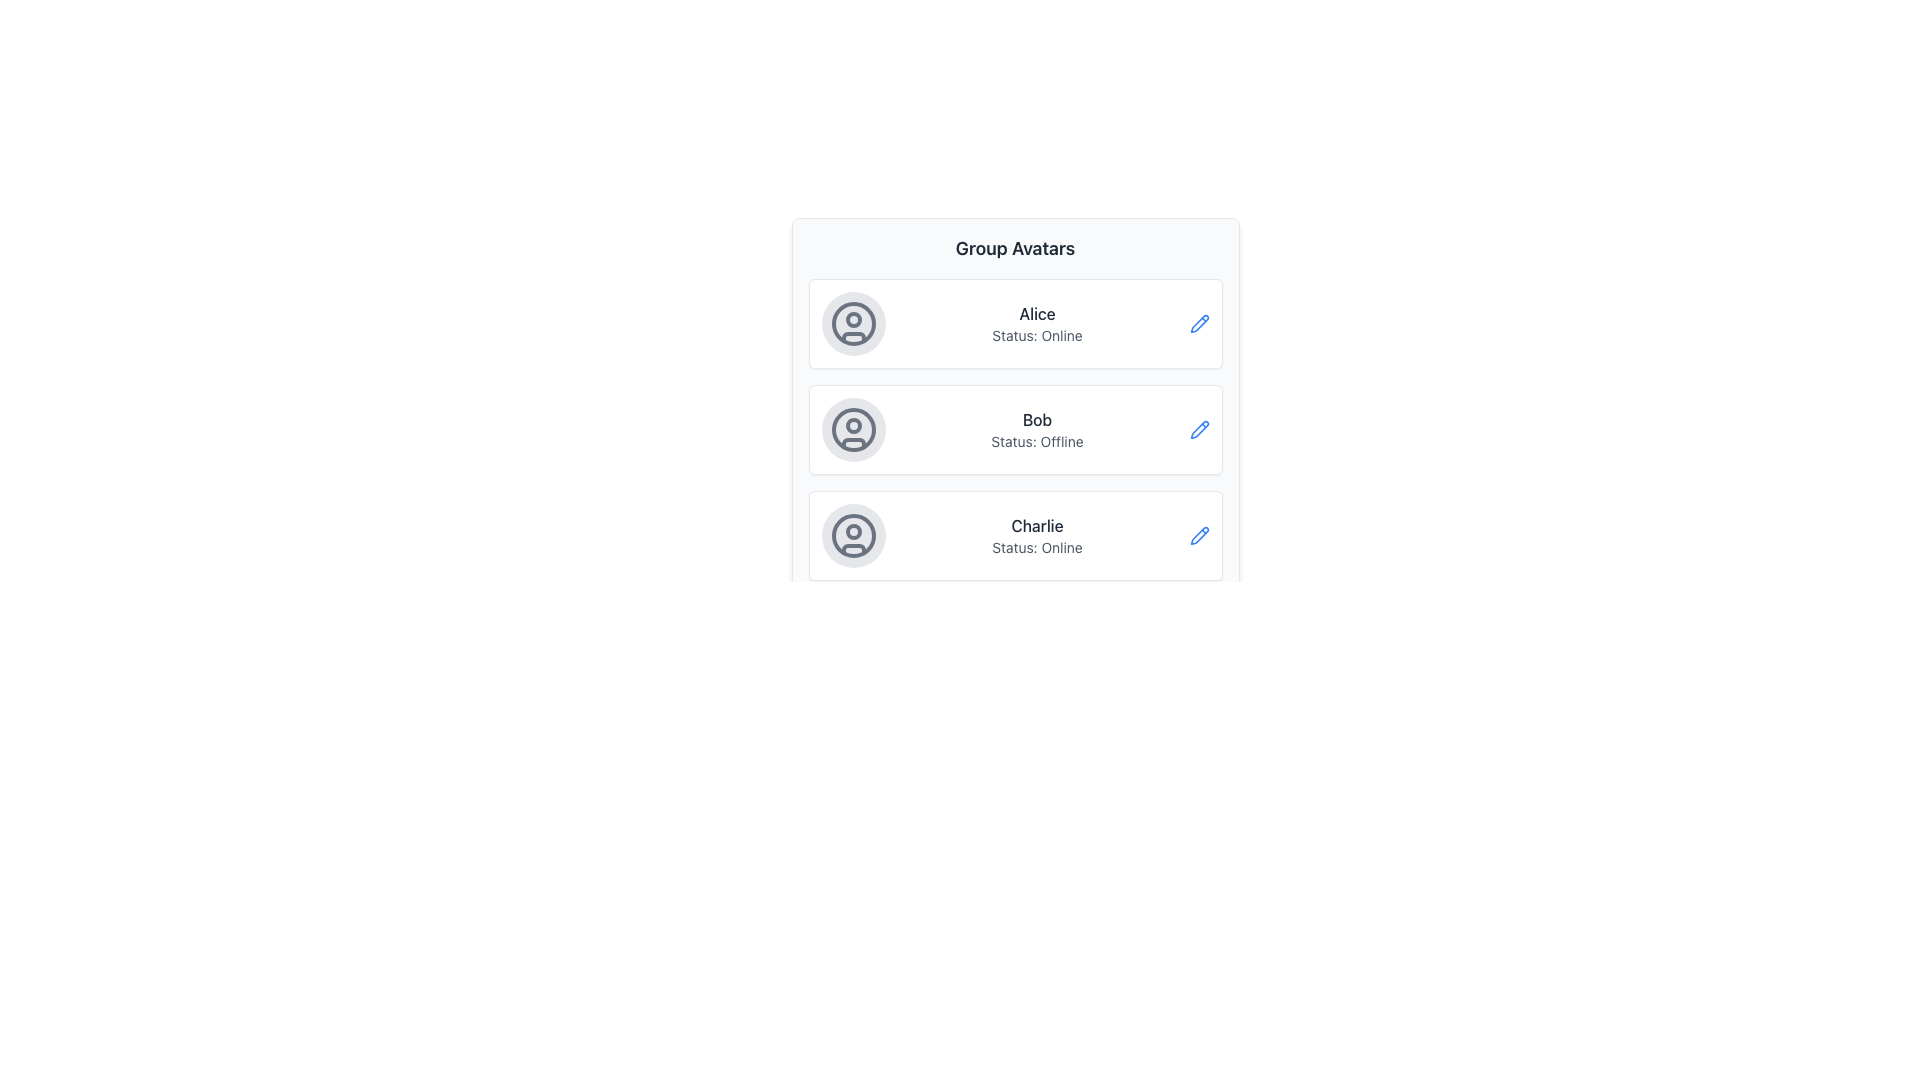 This screenshot has height=1080, width=1920. Describe the element at coordinates (853, 424) in the screenshot. I see `the Decorative SVG Circle that is part of the user avatar for 'Bob' in the listing, which is visually represented as a small circle centered within a larger profile icon` at that location.